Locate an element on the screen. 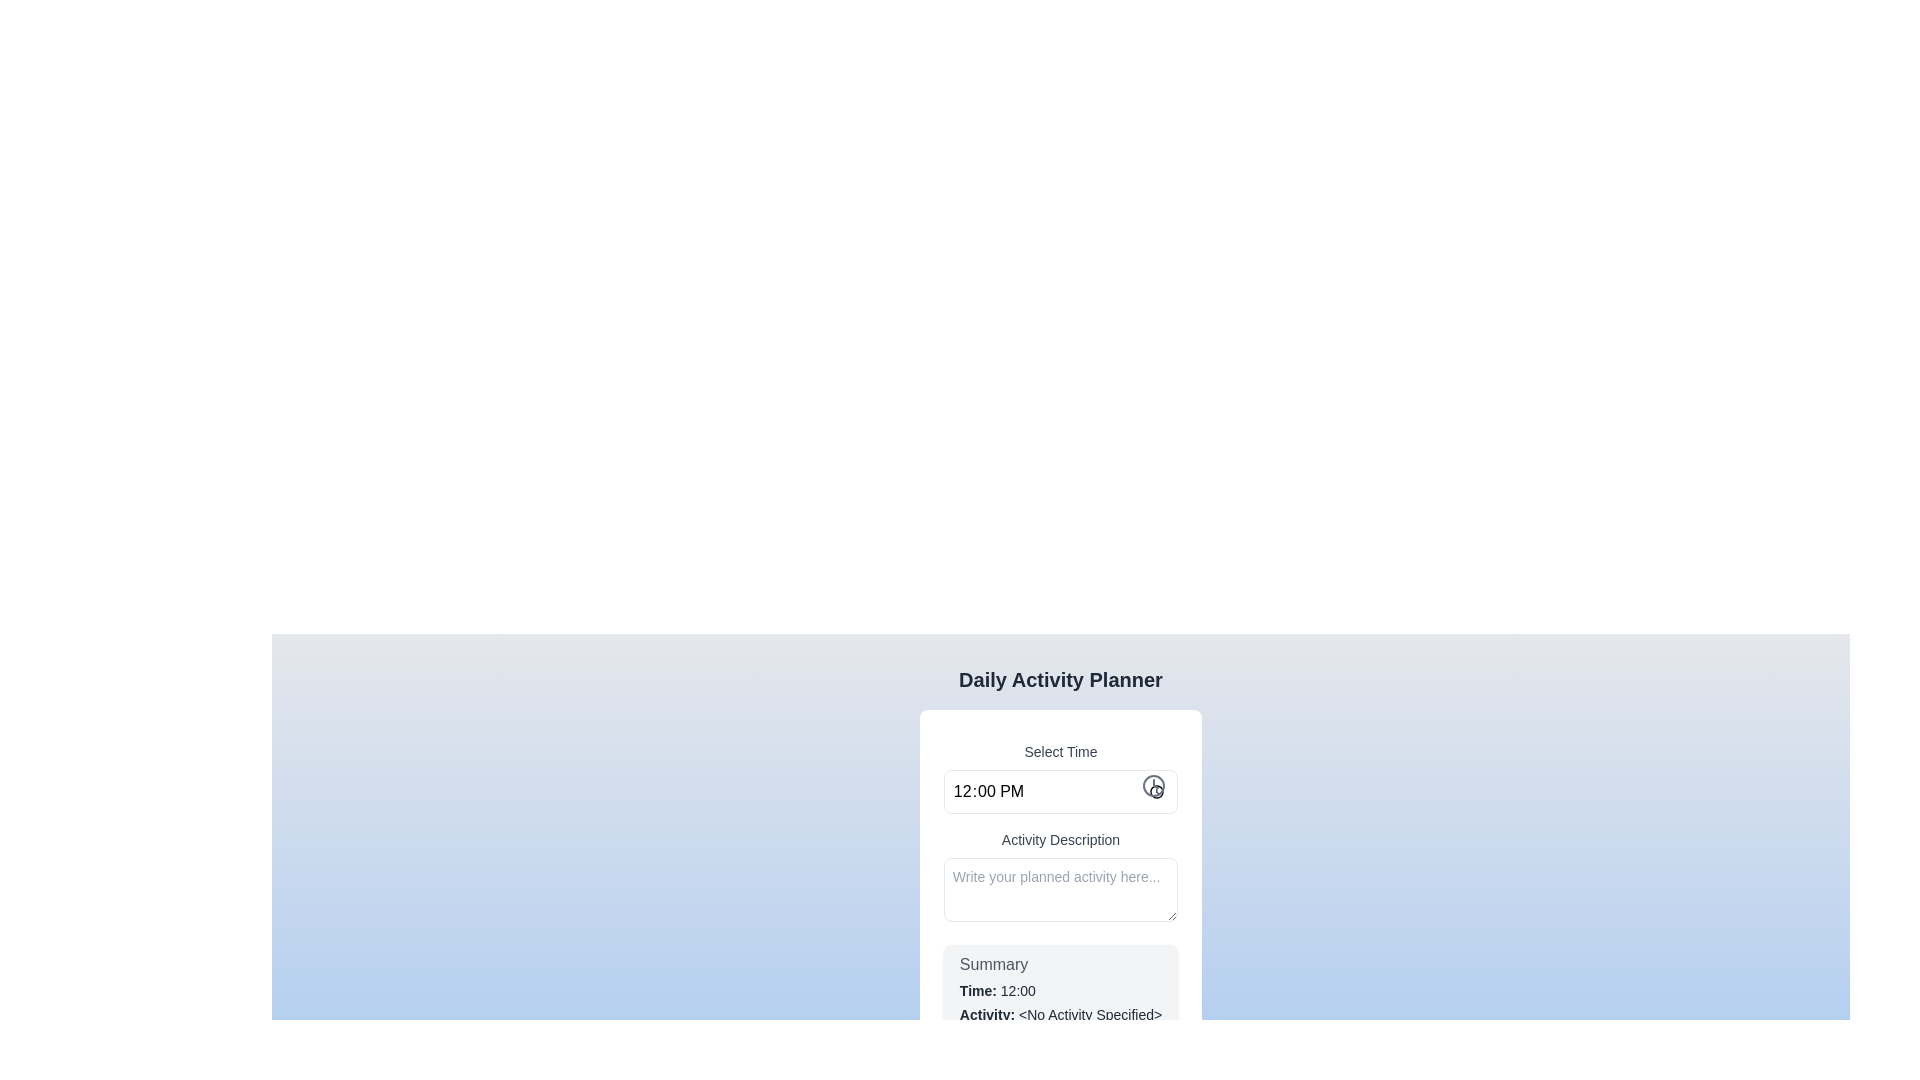 The height and width of the screenshot is (1080, 1920). the text label displaying 'Activity: <No Activity Specified>' which is the second line in the summary section, following the 'Time: 12:00' label, aligned to the left in a small gray font is located at coordinates (1059, 1014).